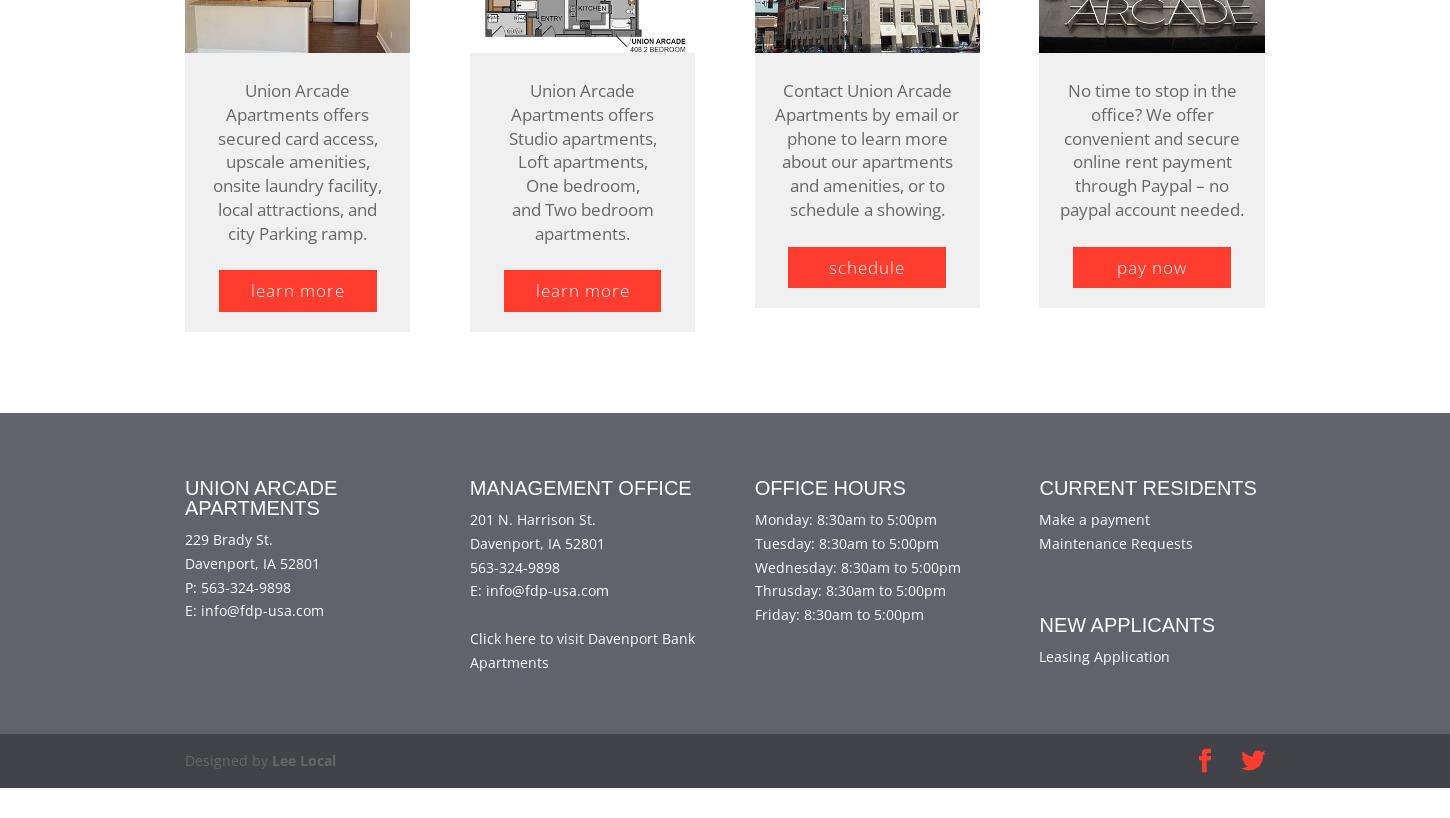  I want to click on 'and Two bedroom apartments.', so click(582, 250).